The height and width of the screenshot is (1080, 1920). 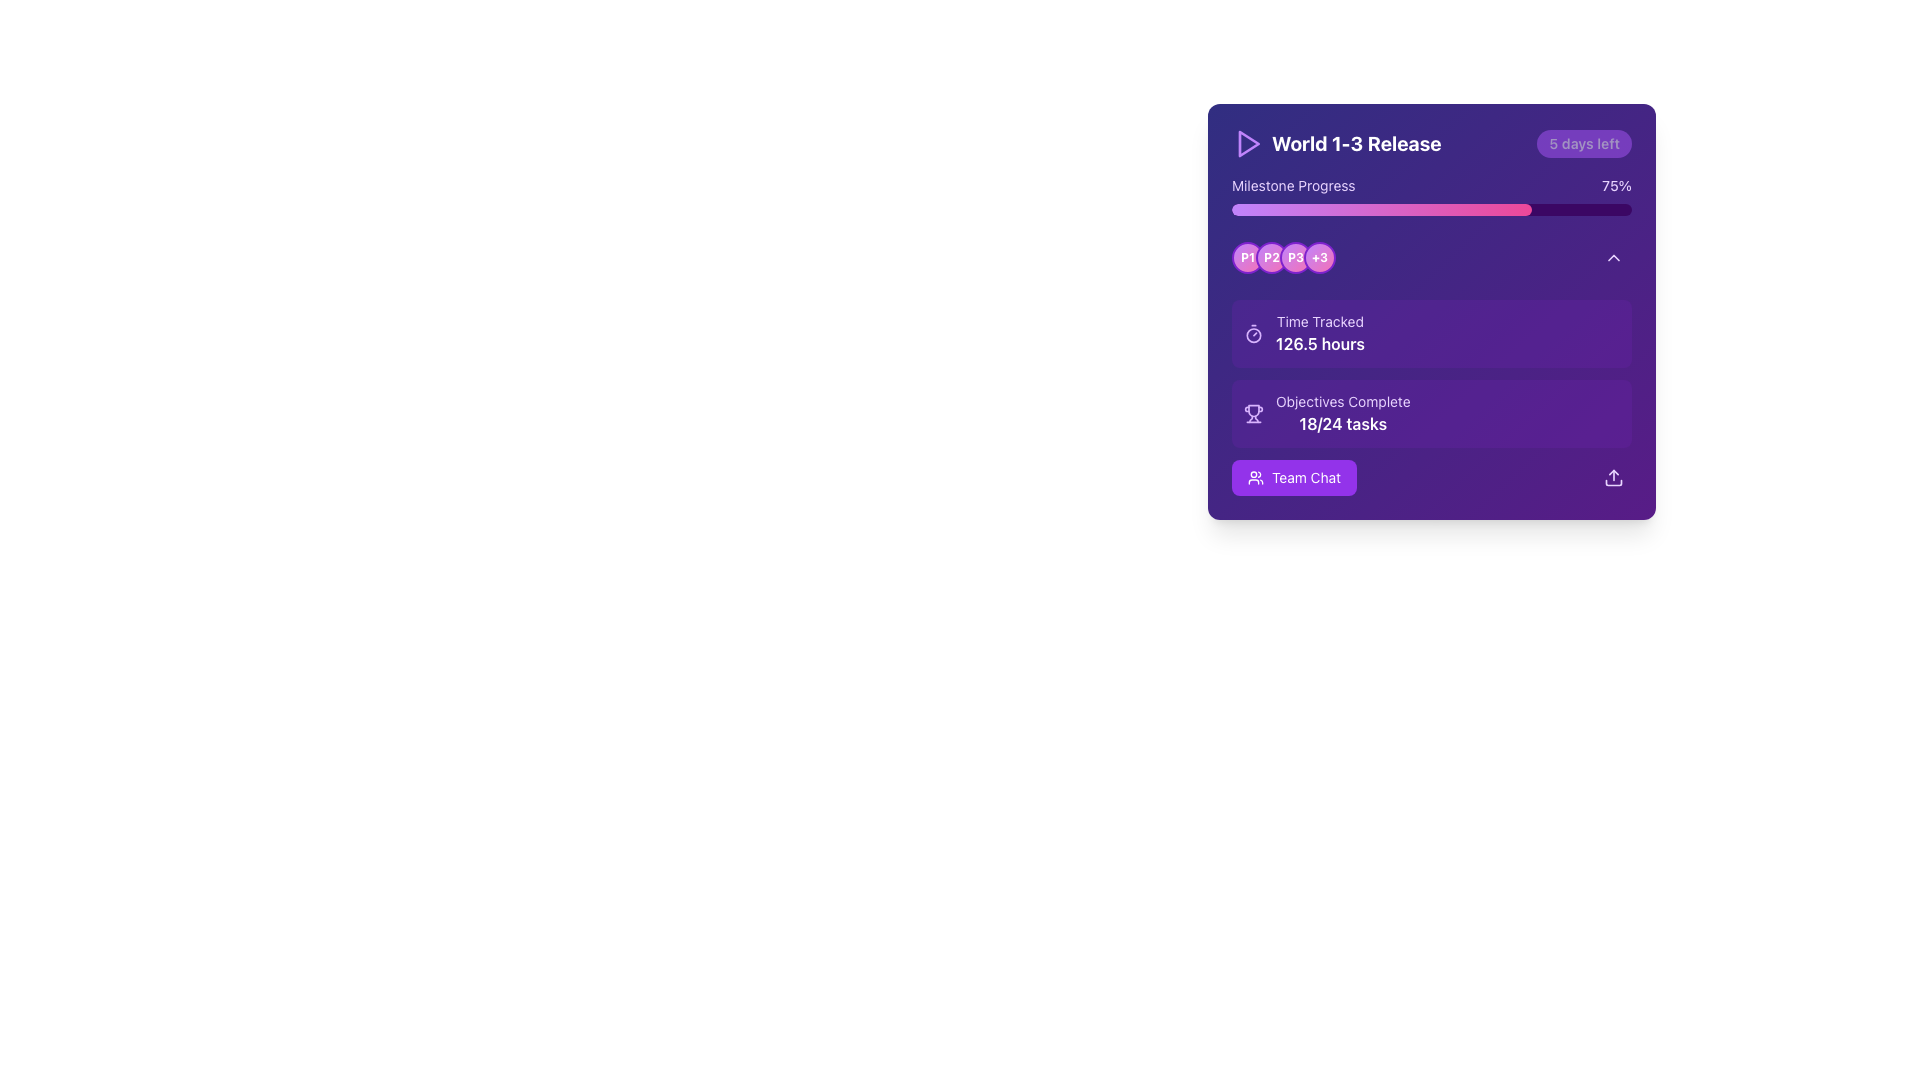 What do you see at coordinates (1430, 367) in the screenshot?
I see `text for information in the Informational card section titled 'World 1-3 Release', located below the progress bar and above the 'Team Chat' button` at bounding box center [1430, 367].